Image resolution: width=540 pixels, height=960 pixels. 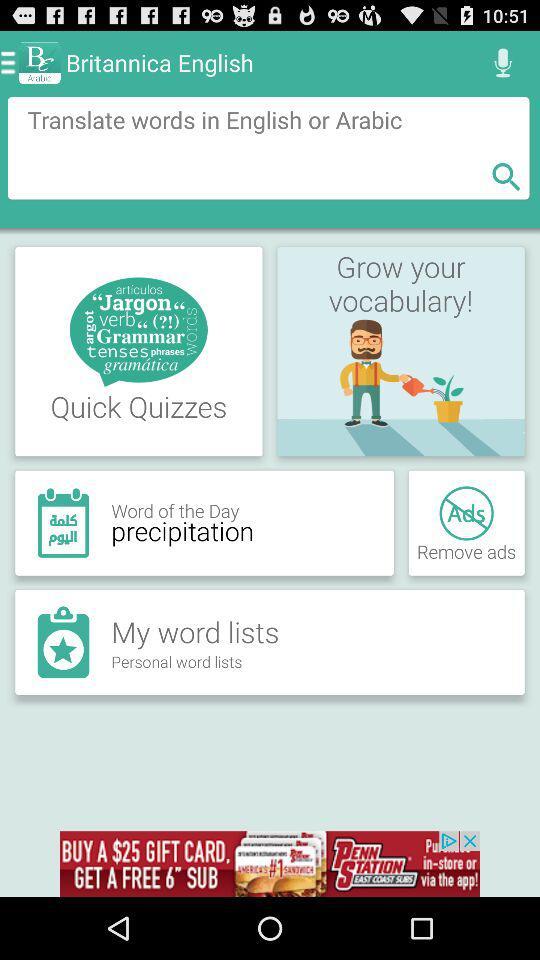 I want to click on the logo left to britannica english at the top of the page, so click(x=40, y=62).